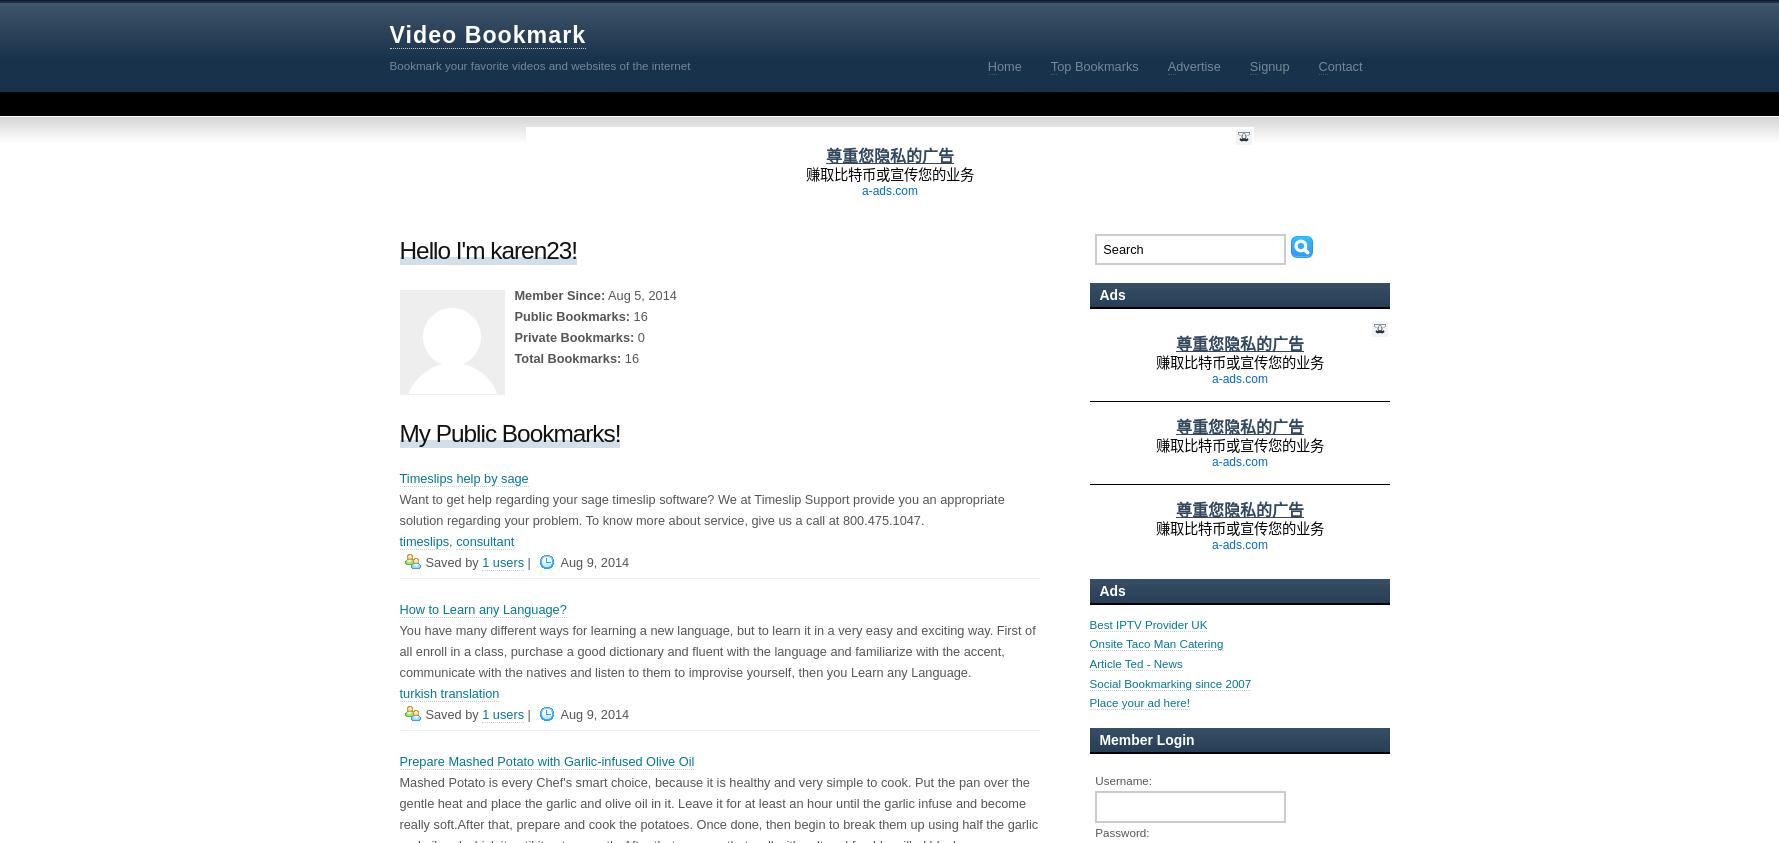 The height and width of the screenshot is (843, 1779). Describe the element at coordinates (398, 649) in the screenshot. I see `'You have many different ways for learning a new language, but to learn it in a very easy and exciting way. First of all enroll in a class, purchase a good dictionary and fluent with the language and familiarize with the accent, communicate with the natives and listen to them to improvise yourself, then you Learn any Language.'` at that location.